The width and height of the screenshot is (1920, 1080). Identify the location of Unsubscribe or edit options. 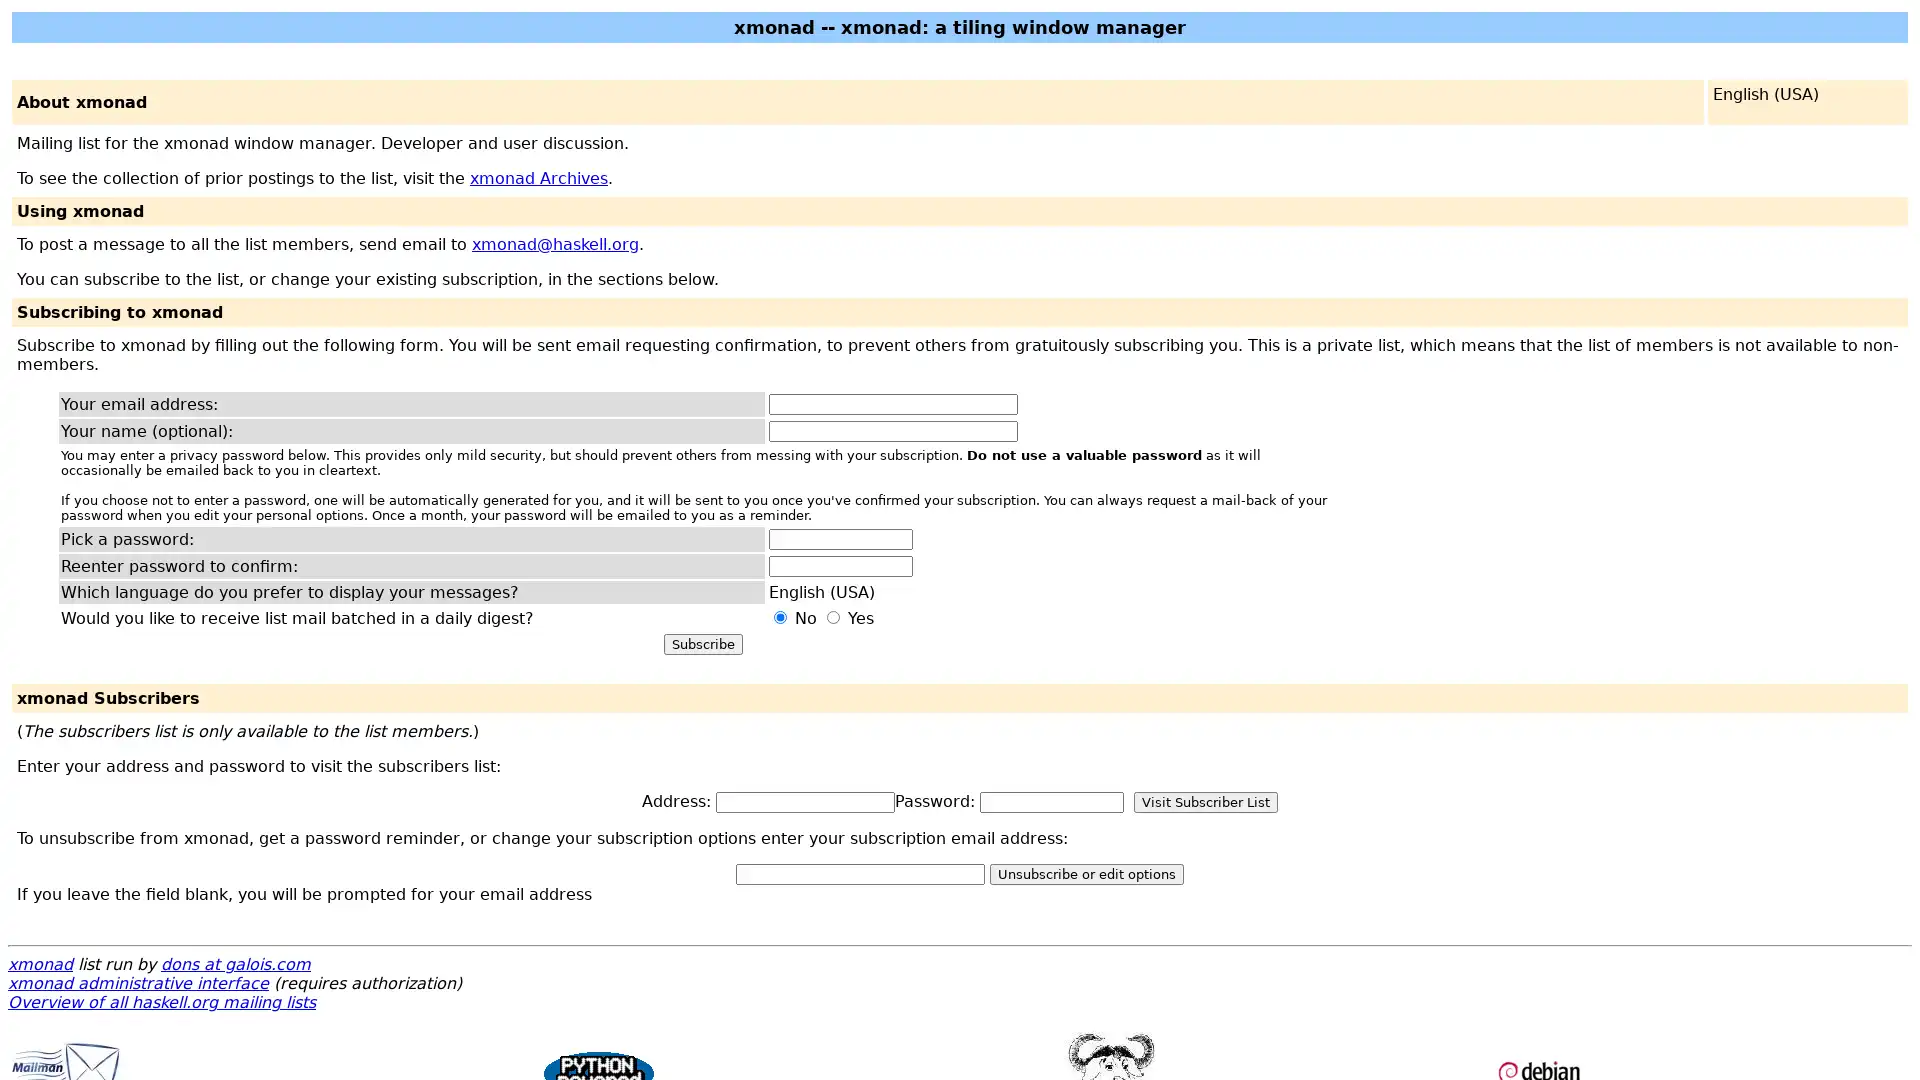
(1085, 873).